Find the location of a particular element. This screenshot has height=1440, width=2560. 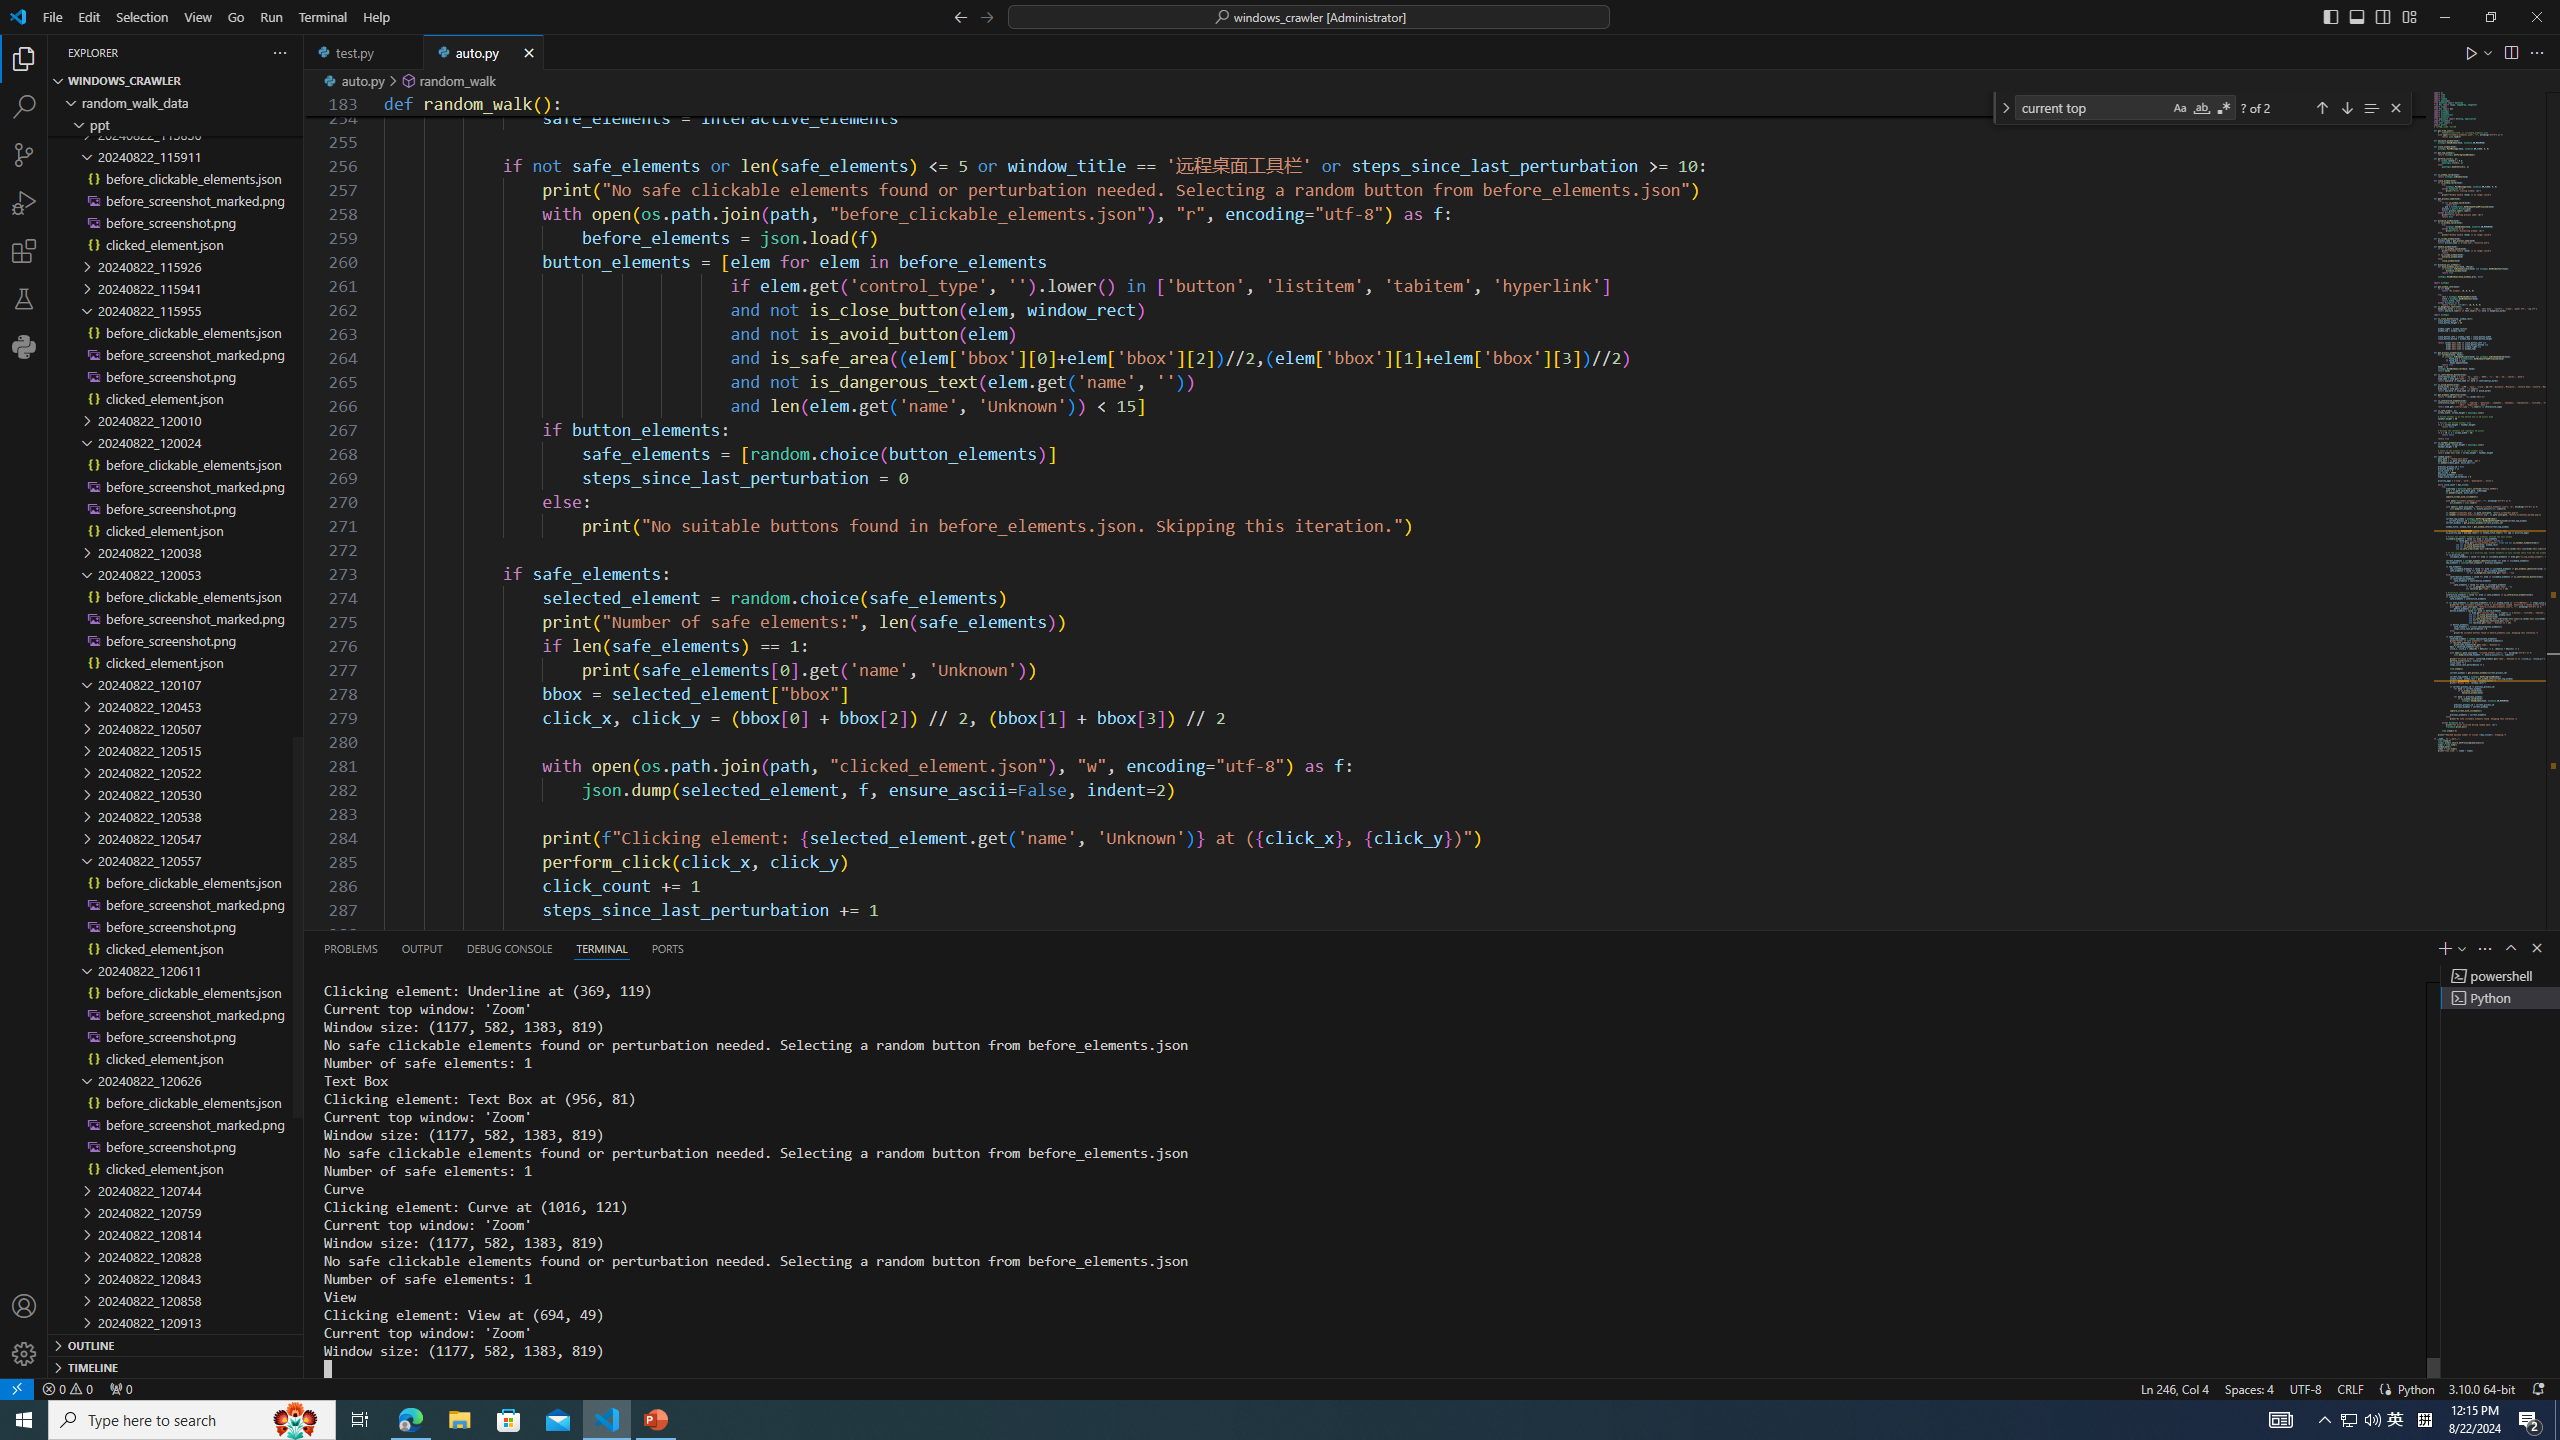

'Go Back (Alt+LeftArrow)' is located at coordinates (961, 15).